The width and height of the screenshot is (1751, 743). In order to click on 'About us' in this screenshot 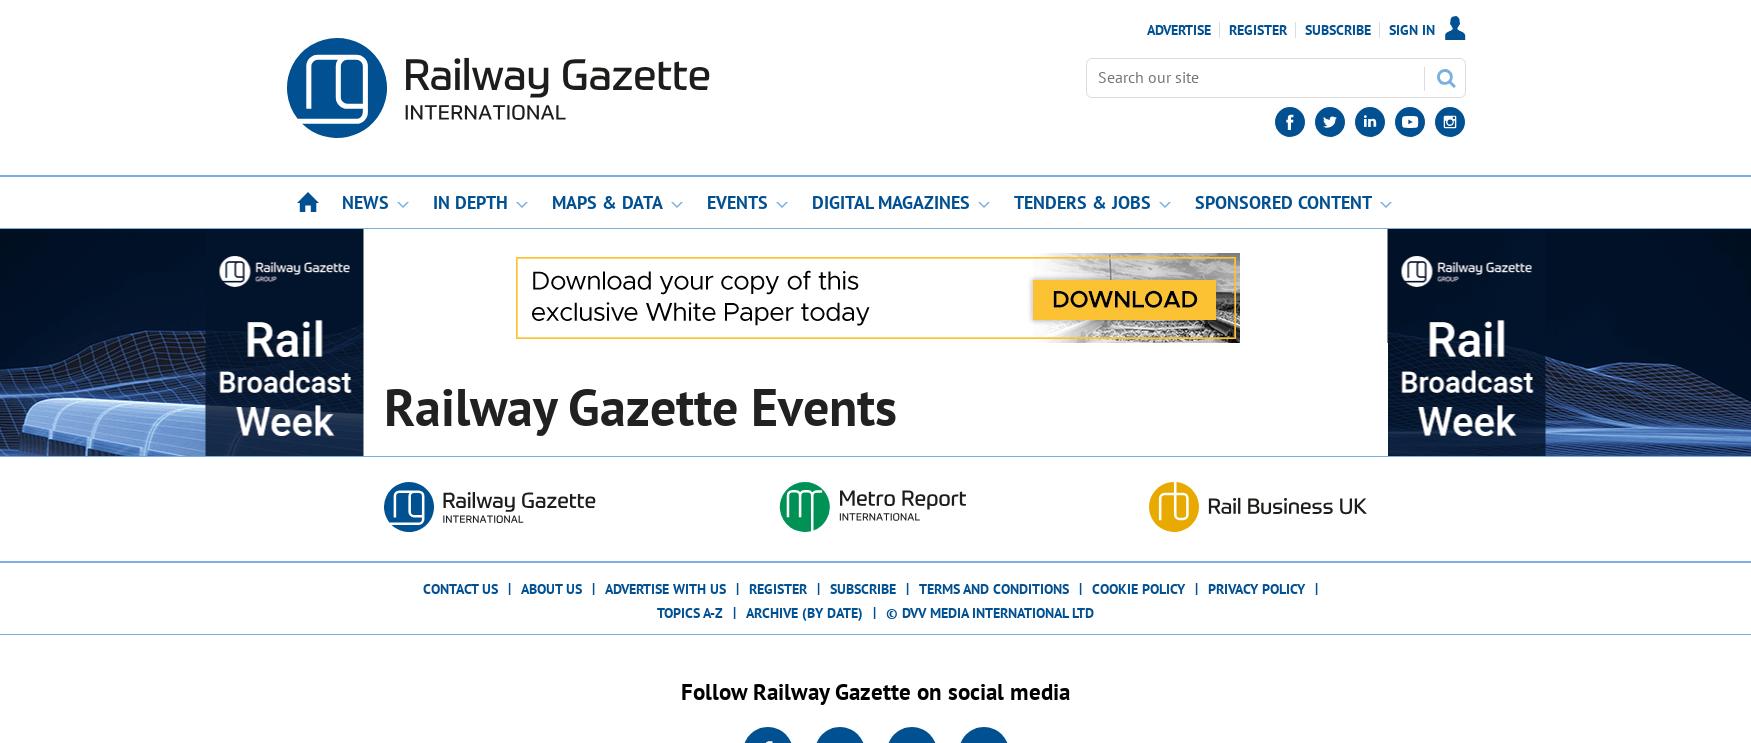, I will do `click(551, 588)`.